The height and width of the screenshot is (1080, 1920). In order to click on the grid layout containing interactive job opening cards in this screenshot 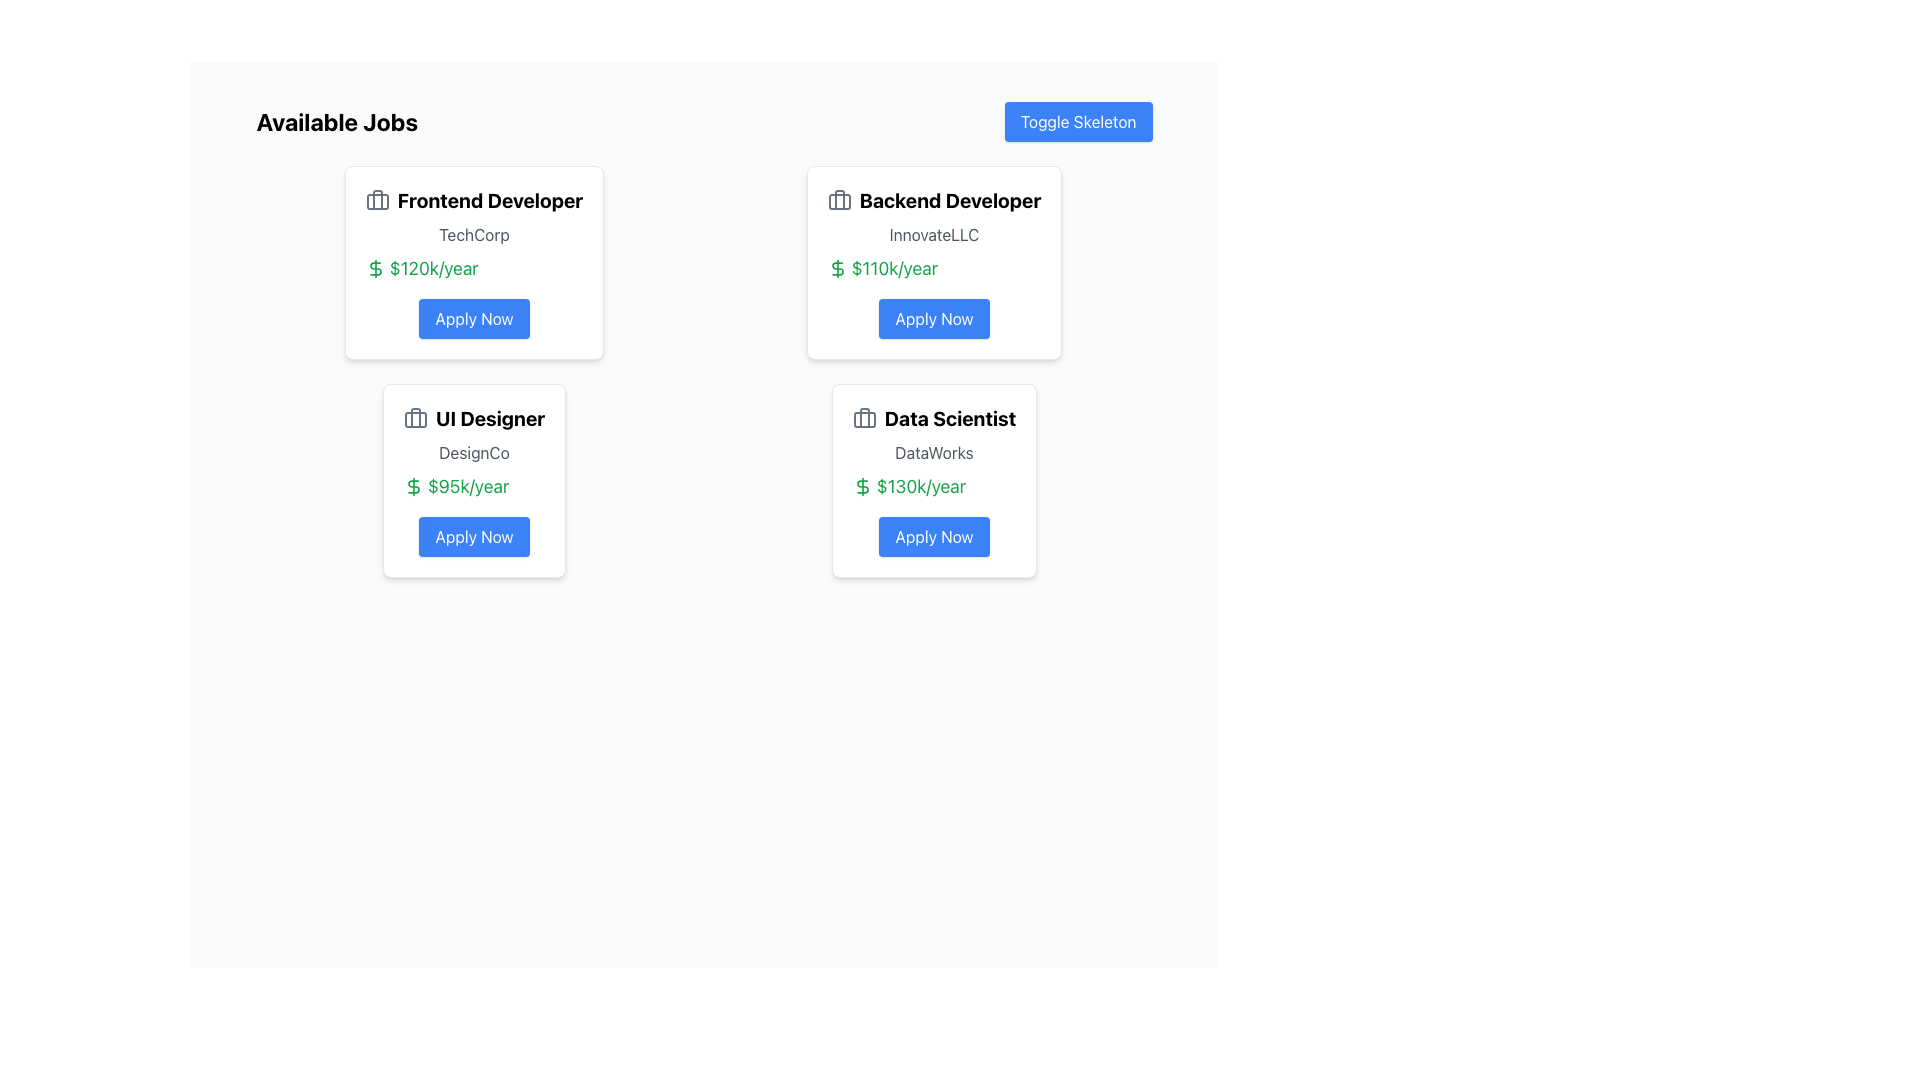, I will do `click(704, 371)`.